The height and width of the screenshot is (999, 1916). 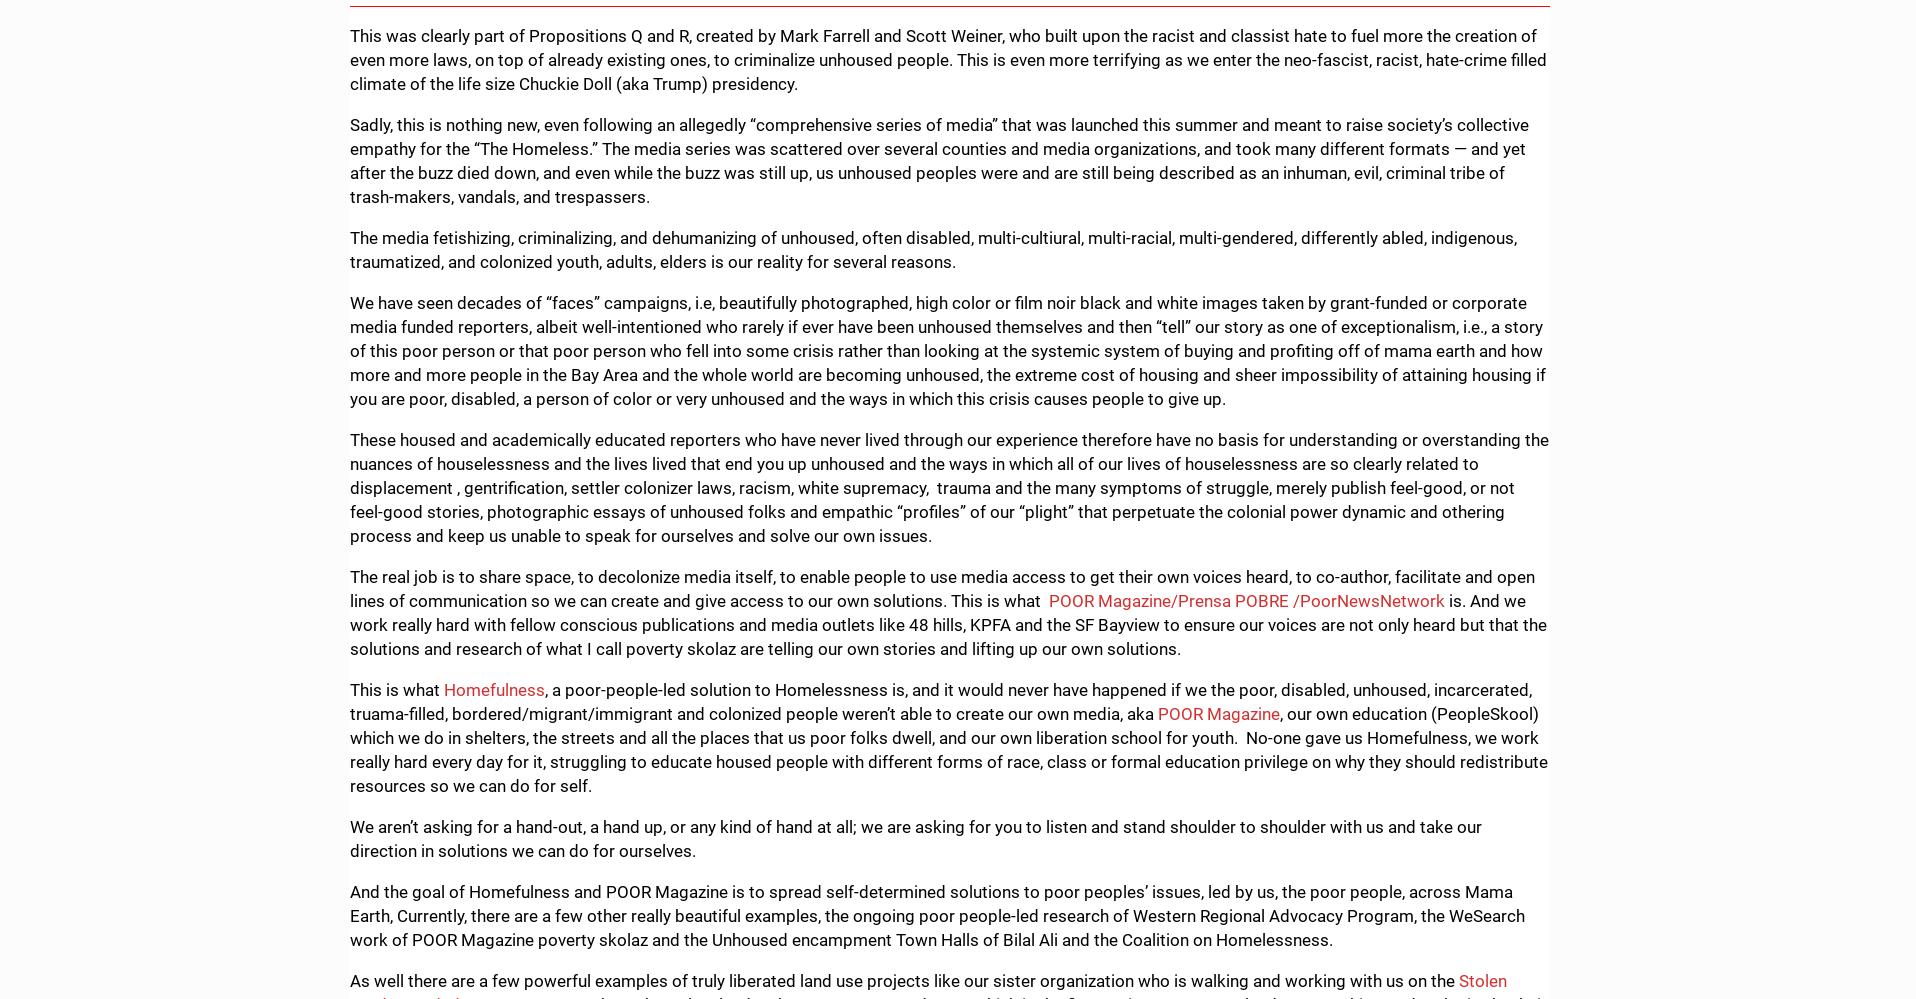 I want to click on 'is. And we work really hard with fellow conscious publications and media outlets like 48 hills, KPFA and the SF Bayview to ensure our voices are not only heard but that the solutions and research of what I call poverty skolaz are telling our own stories and lifting up our own solutions.', so click(x=948, y=622).